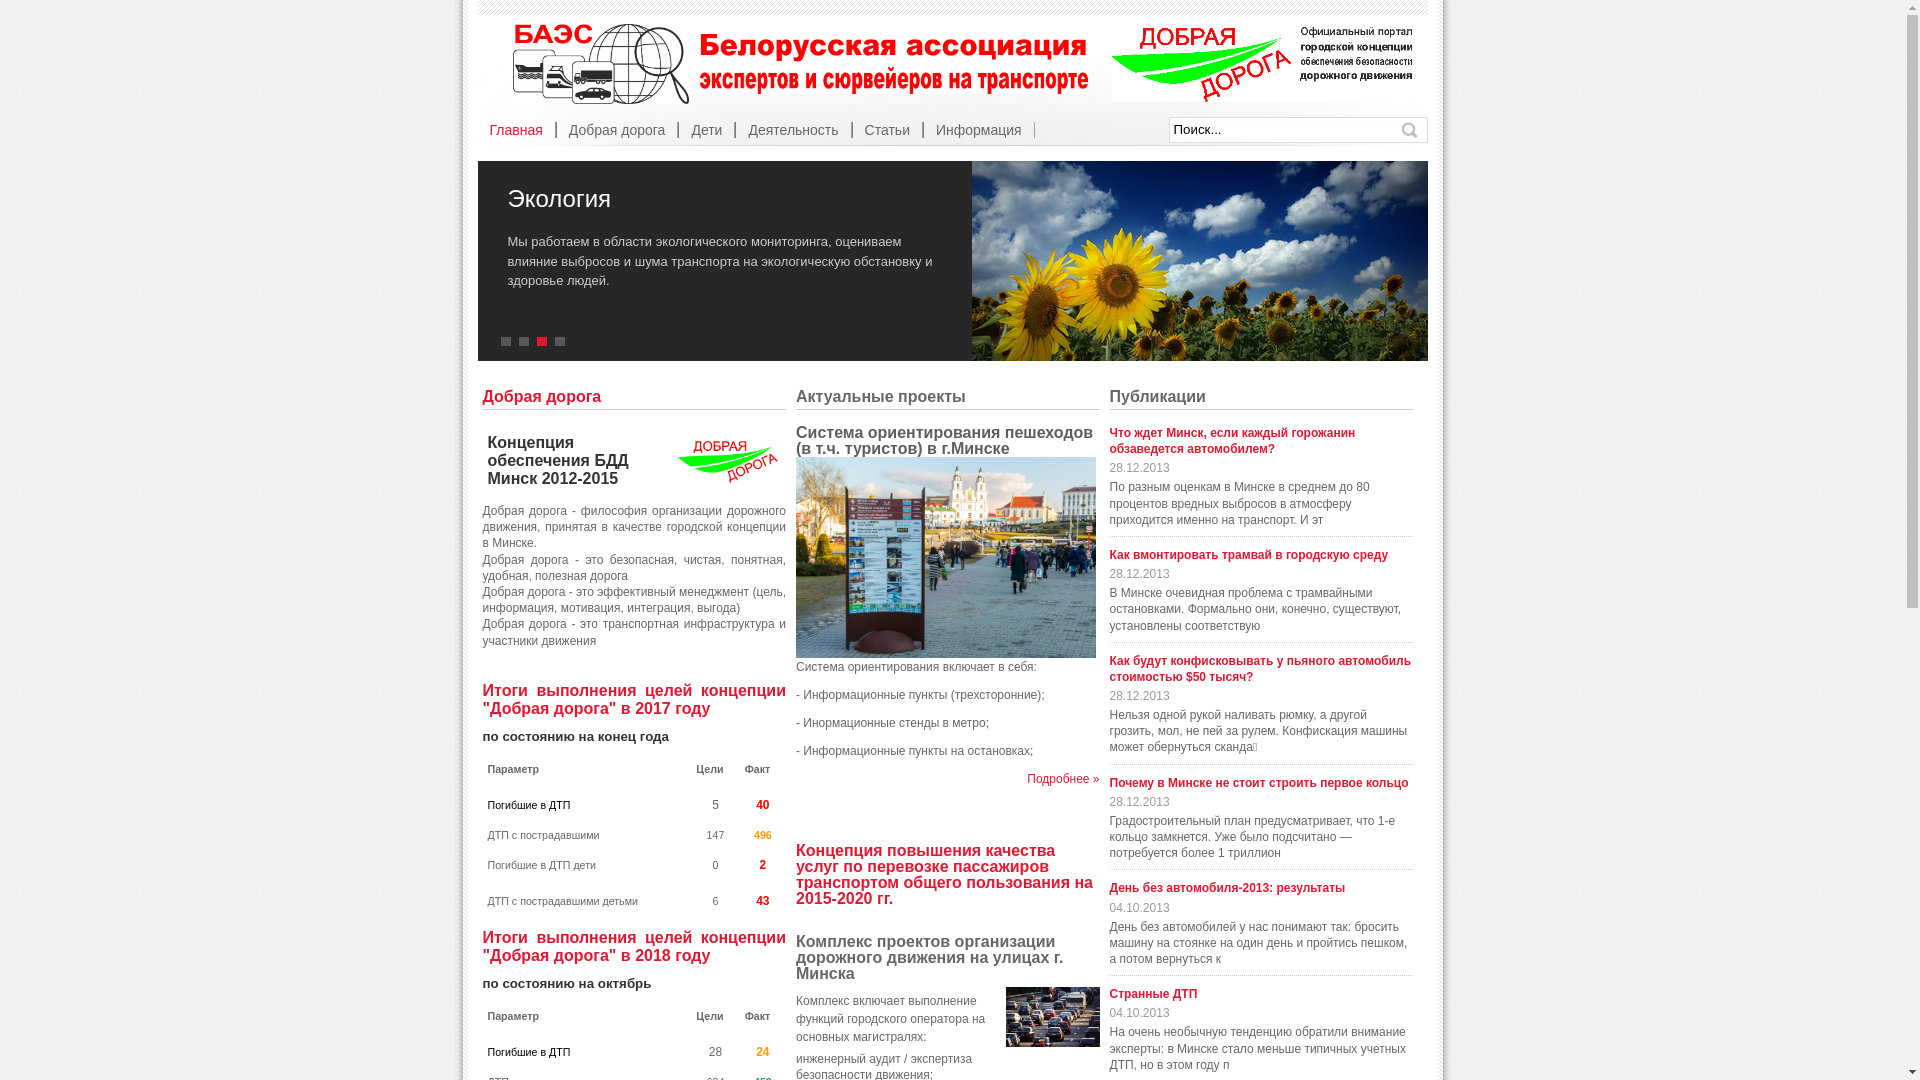  Describe the element at coordinates (499, 341) in the screenshot. I see `'1'` at that location.